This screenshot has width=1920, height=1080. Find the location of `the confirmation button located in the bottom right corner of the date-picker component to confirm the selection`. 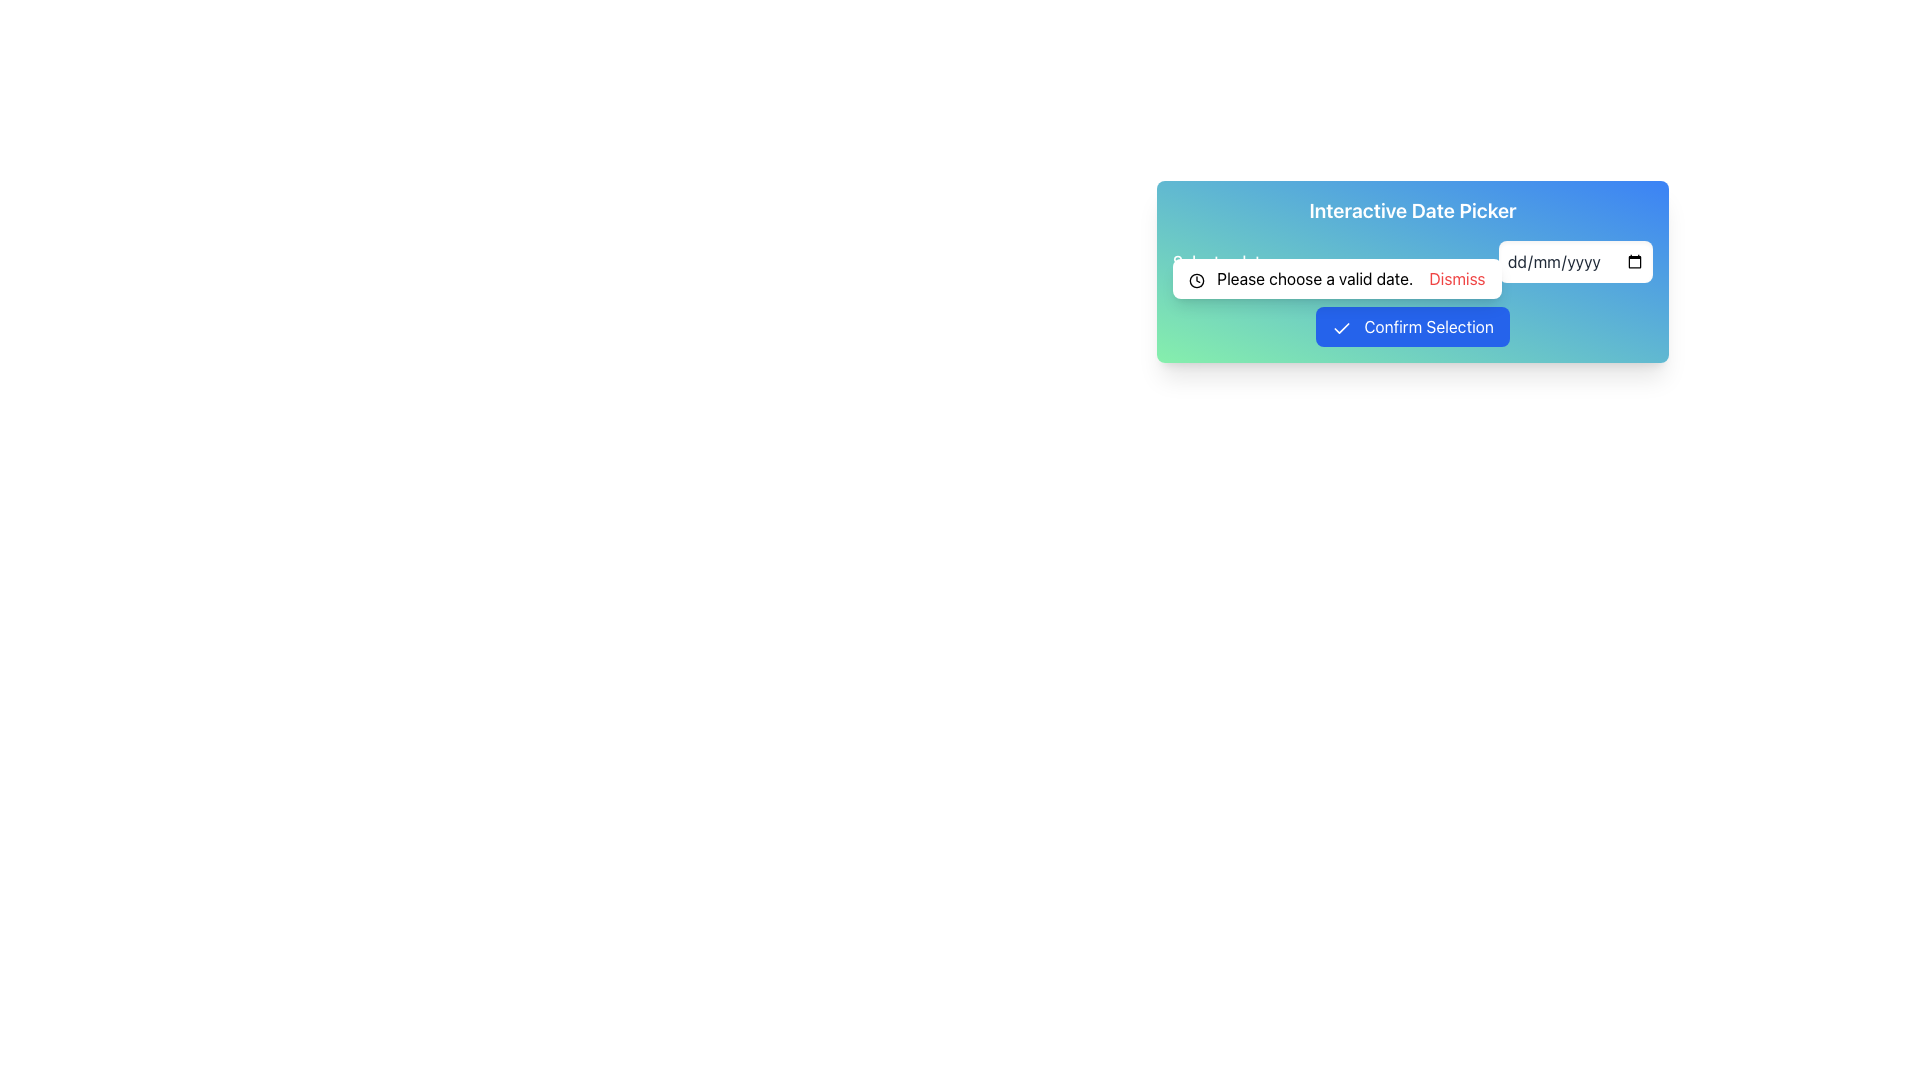

the confirmation button located in the bottom right corner of the date-picker component to confirm the selection is located at coordinates (1411, 326).